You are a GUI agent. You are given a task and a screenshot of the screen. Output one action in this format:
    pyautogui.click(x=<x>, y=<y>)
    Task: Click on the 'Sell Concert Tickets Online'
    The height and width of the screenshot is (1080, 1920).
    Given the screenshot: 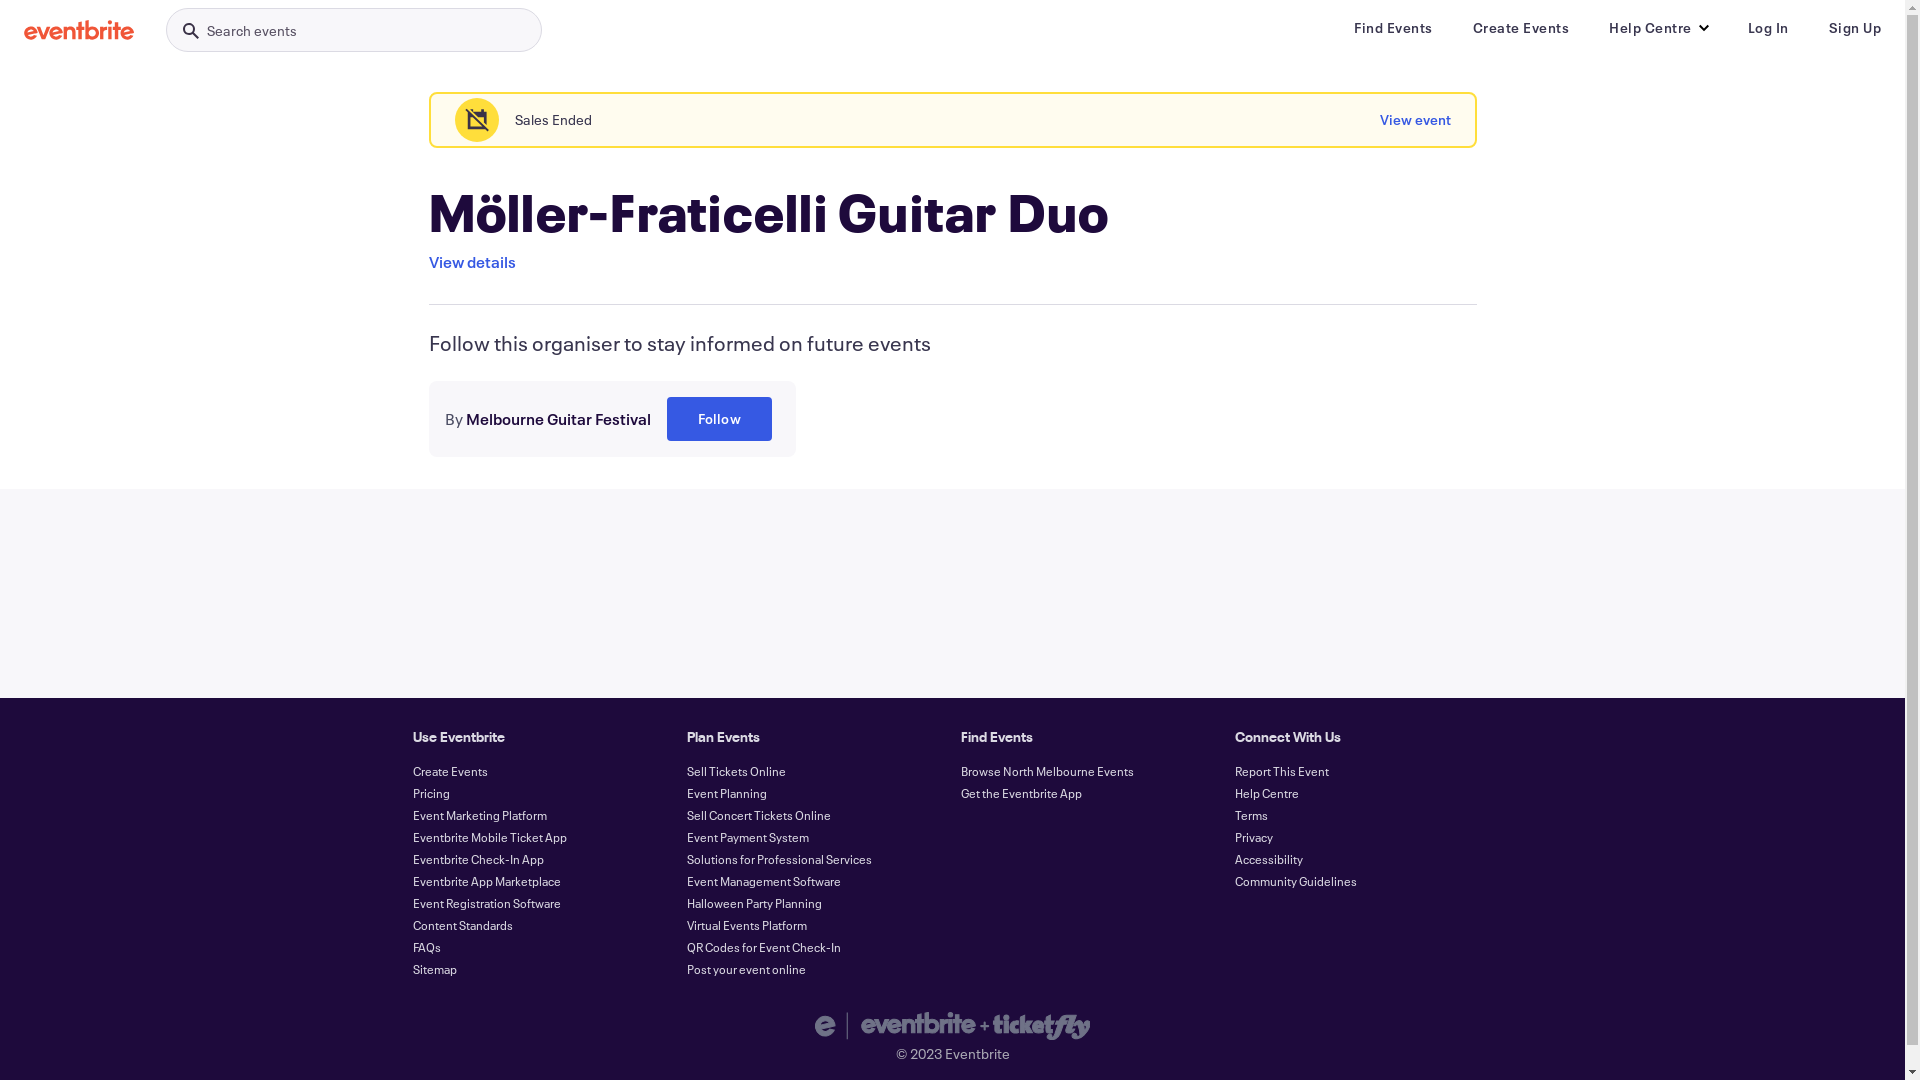 What is the action you would take?
    pyautogui.click(x=757, y=814)
    